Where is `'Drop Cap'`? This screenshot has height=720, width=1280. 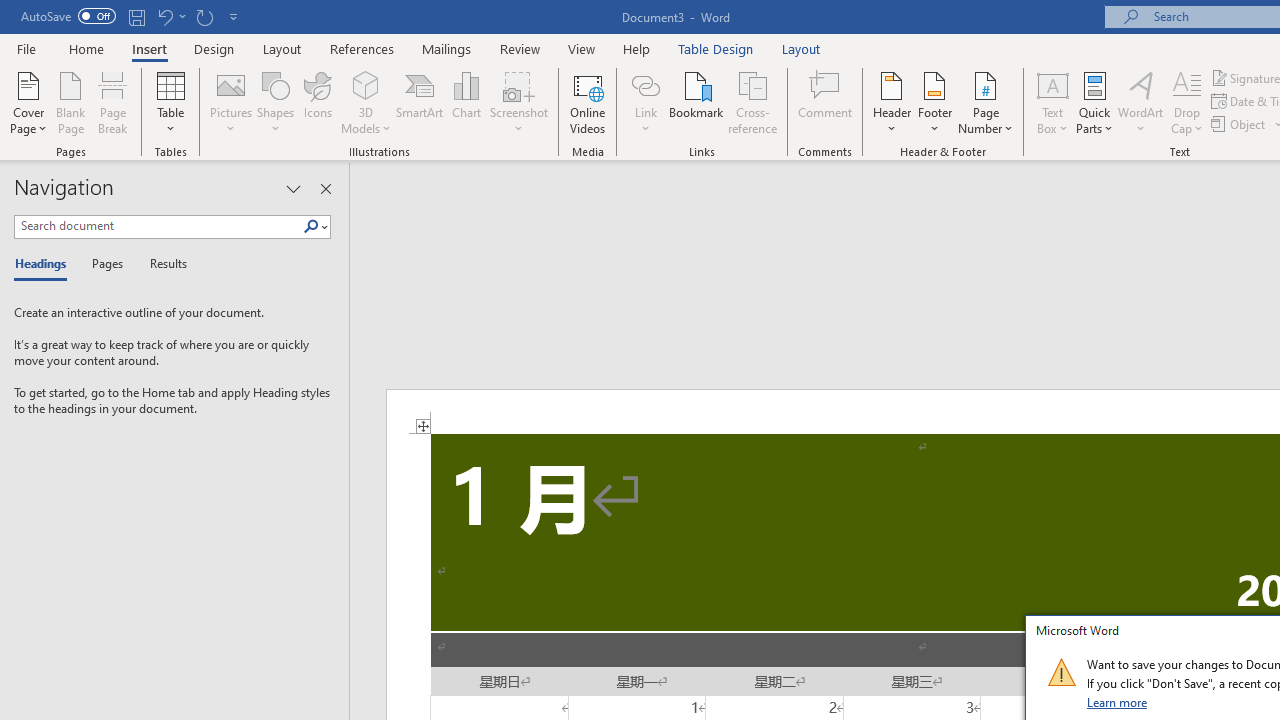 'Drop Cap' is located at coordinates (1187, 103).